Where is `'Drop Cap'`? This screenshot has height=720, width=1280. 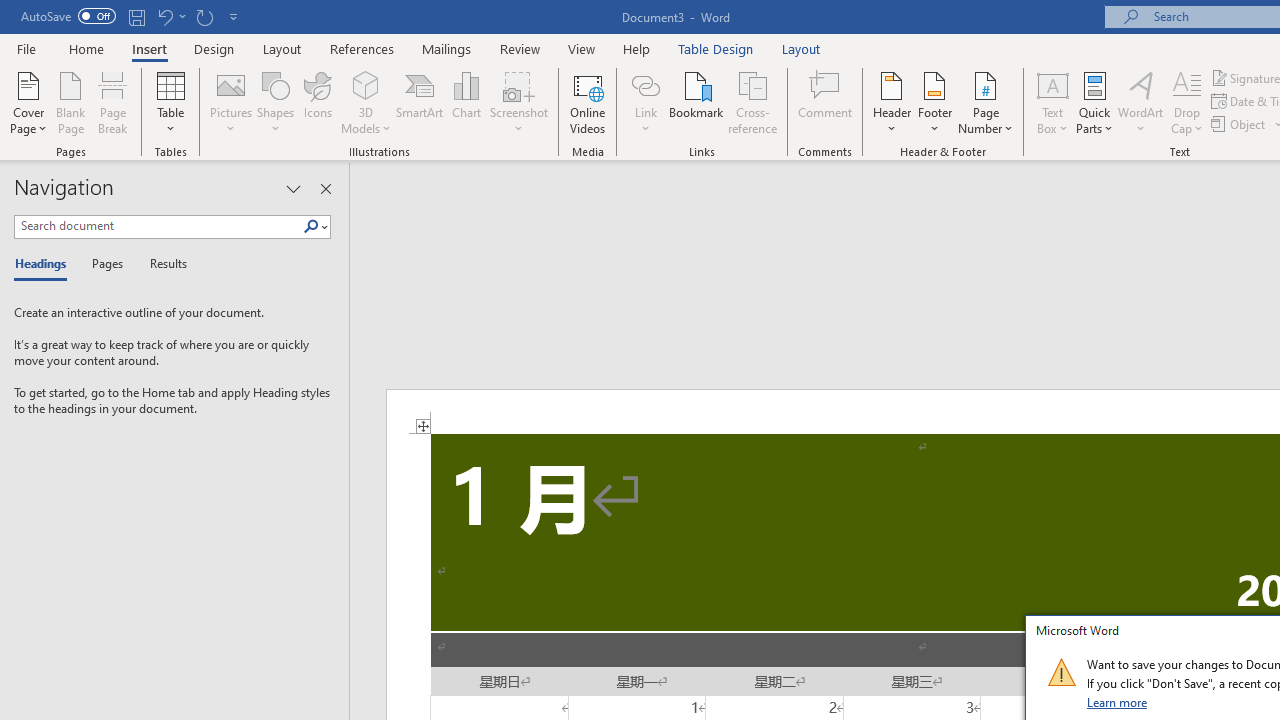 'Drop Cap' is located at coordinates (1187, 103).